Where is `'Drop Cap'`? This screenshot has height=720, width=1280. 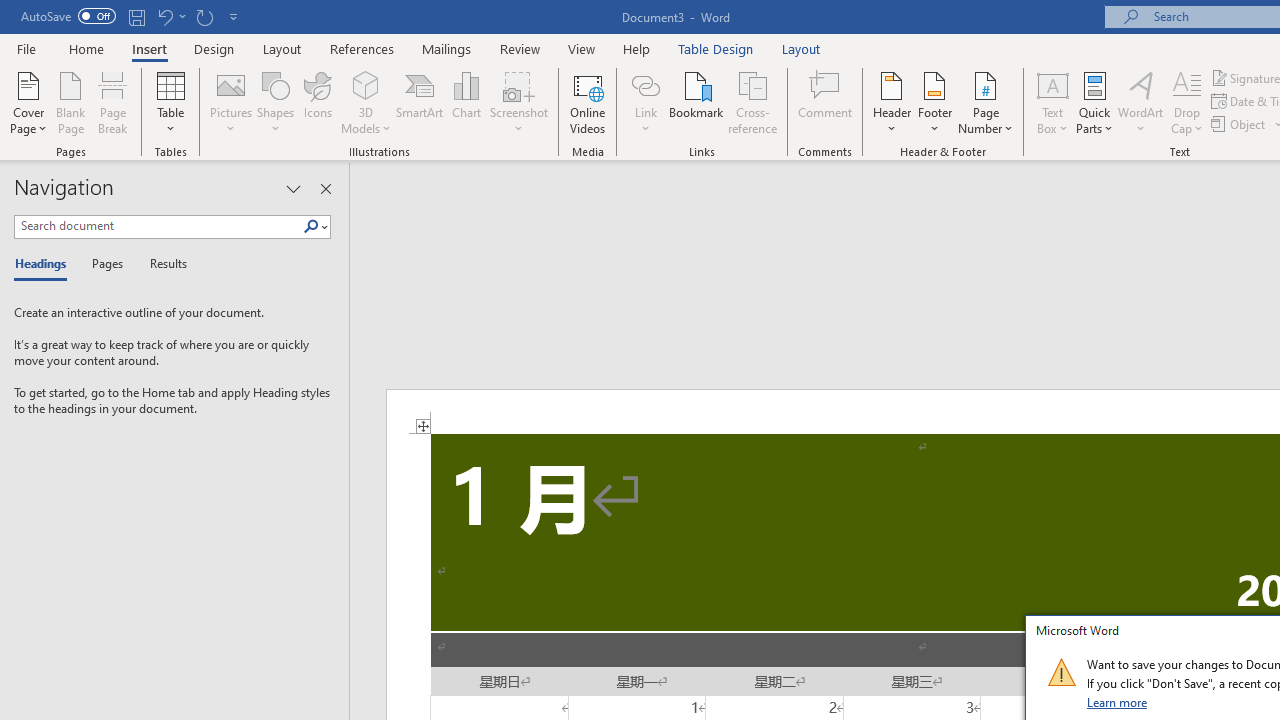 'Drop Cap' is located at coordinates (1187, 103).